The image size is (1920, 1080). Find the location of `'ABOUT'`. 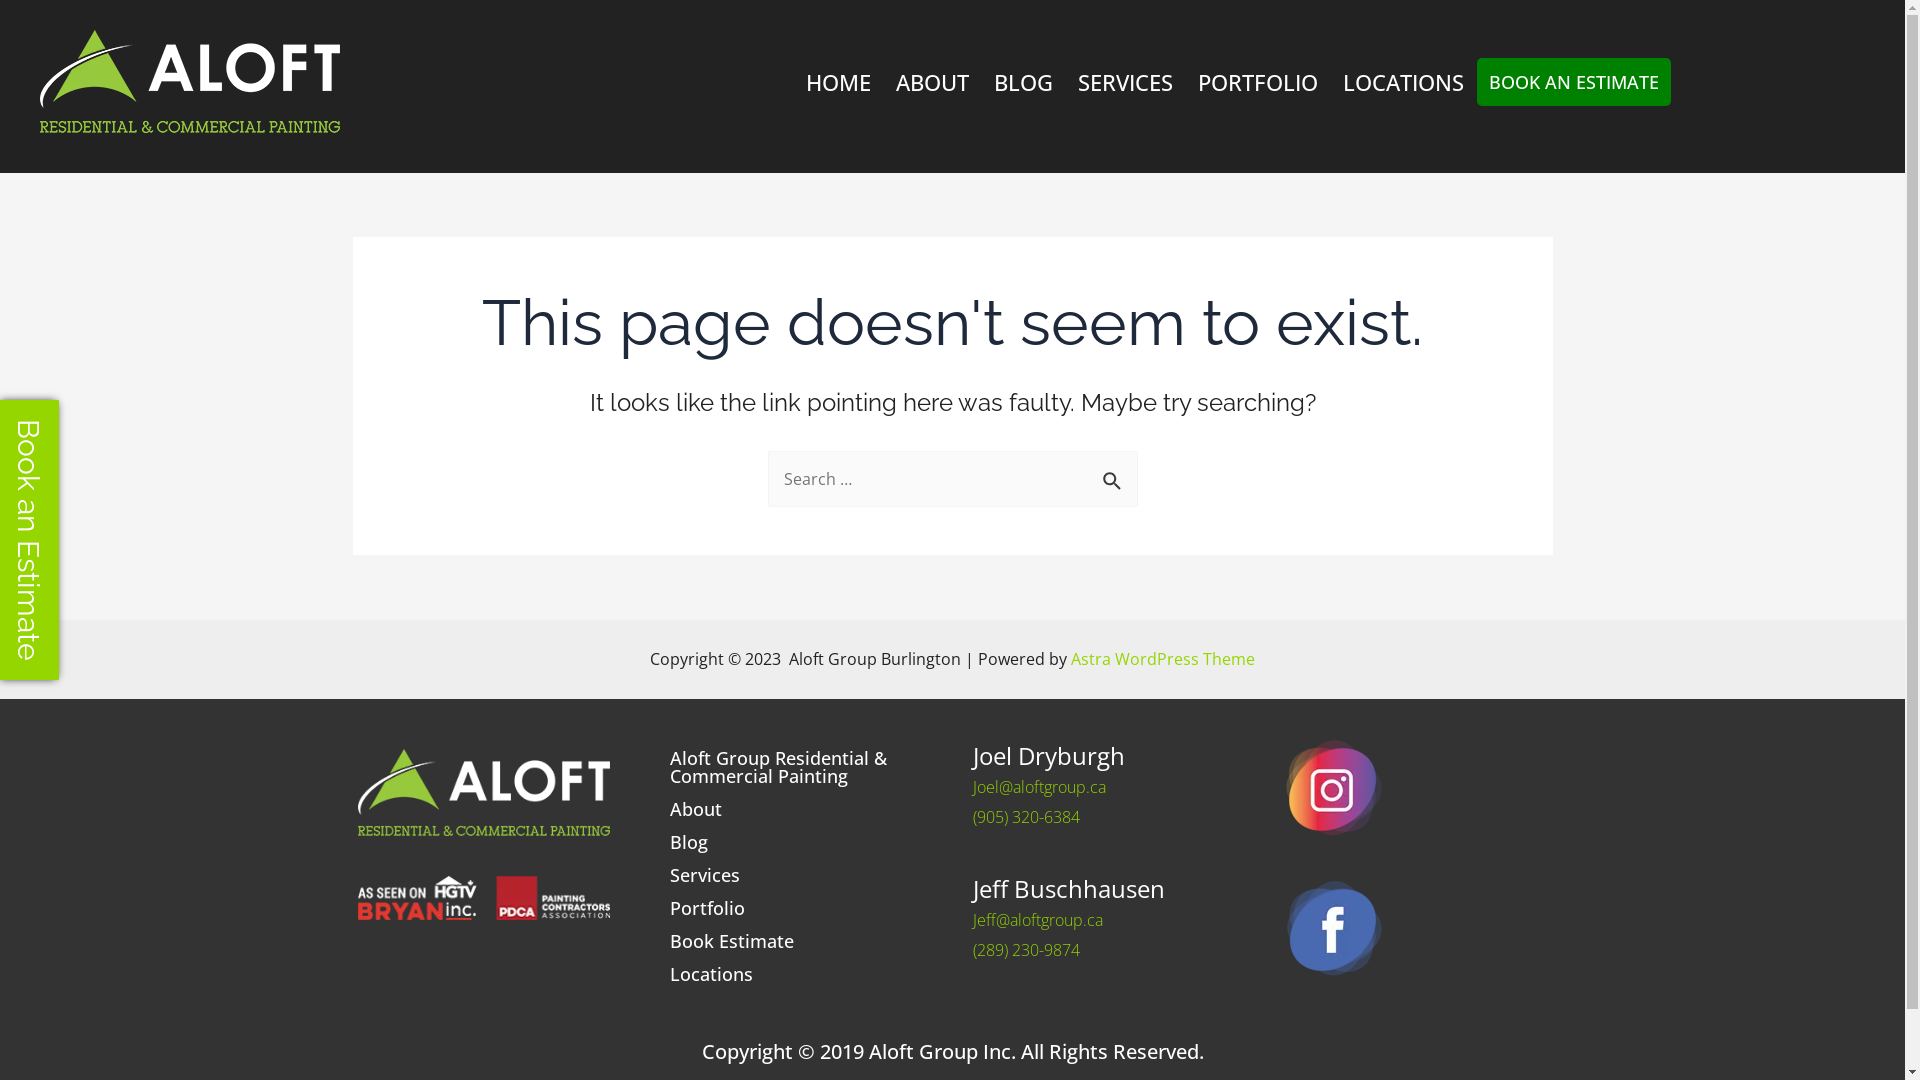

'ABOUT' is located at coordinates (931, 80).